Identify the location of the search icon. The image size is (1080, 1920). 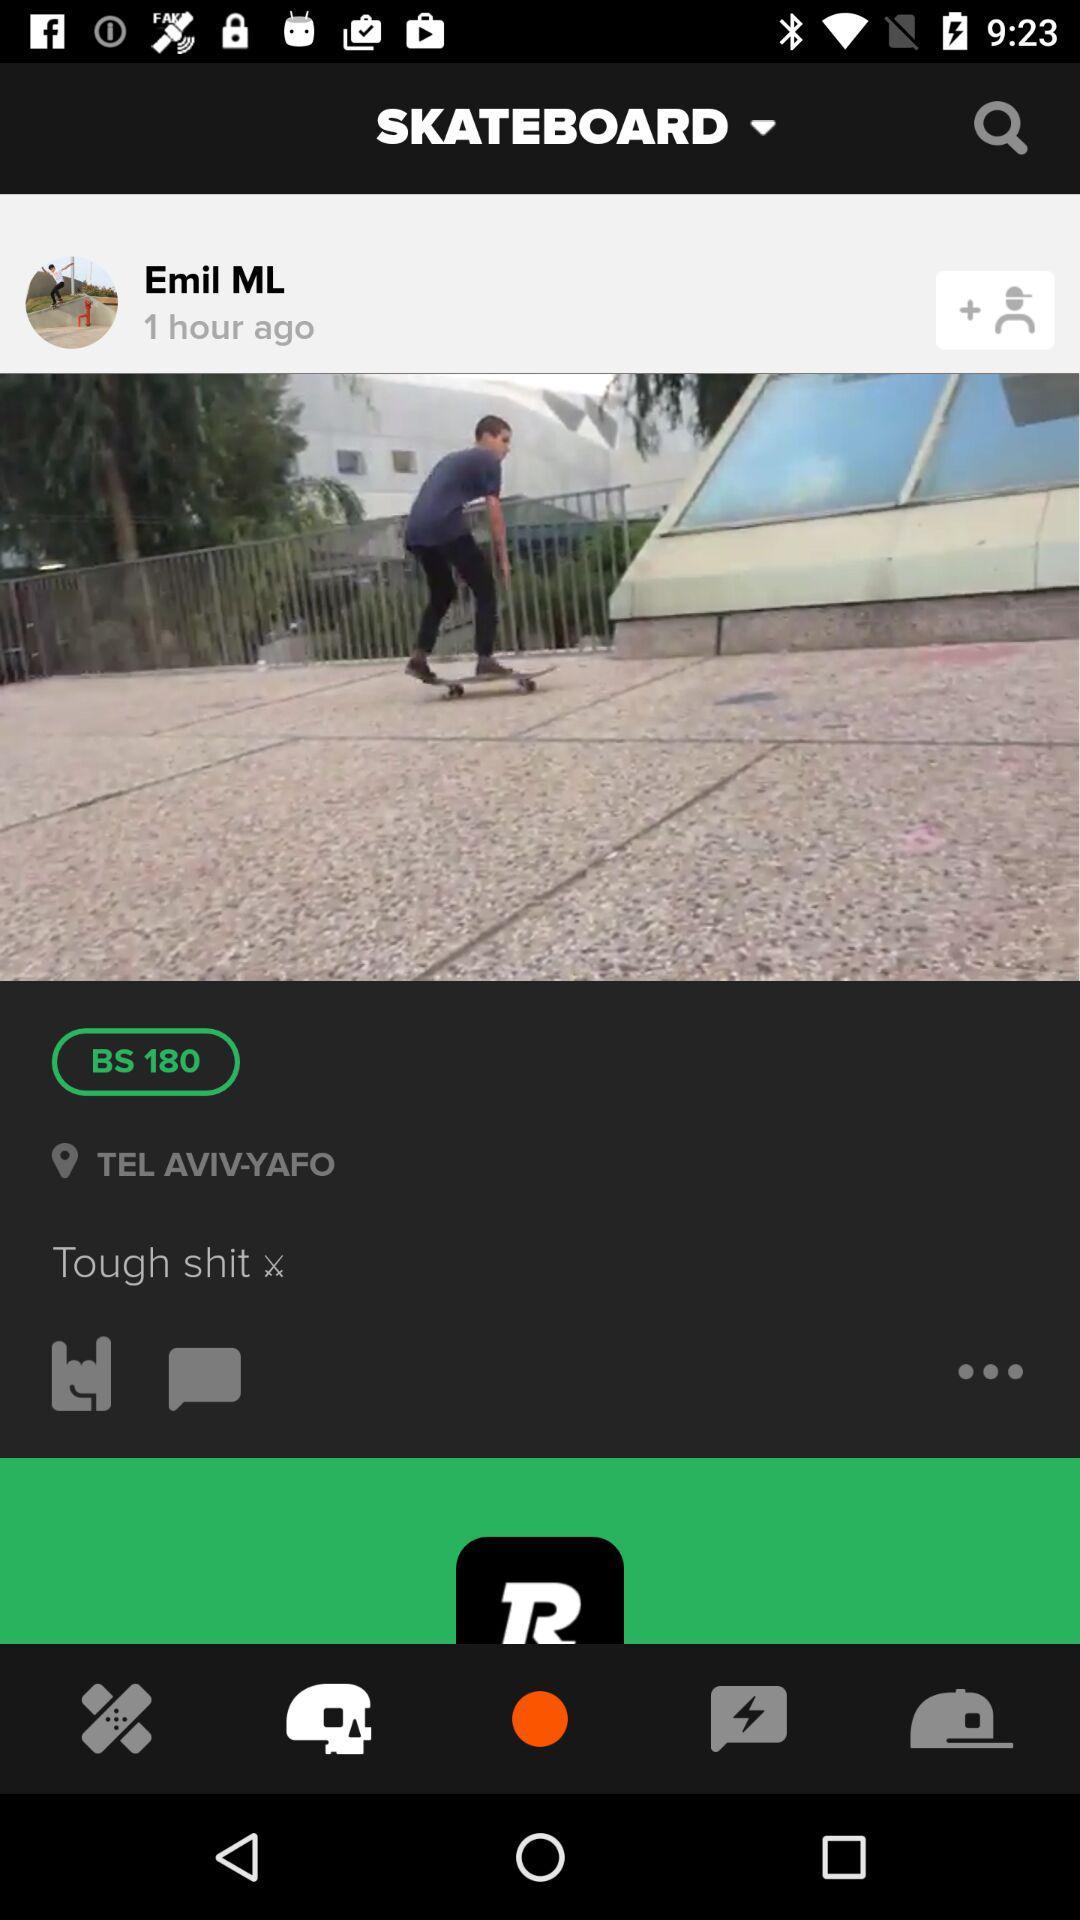
(1000, 126).